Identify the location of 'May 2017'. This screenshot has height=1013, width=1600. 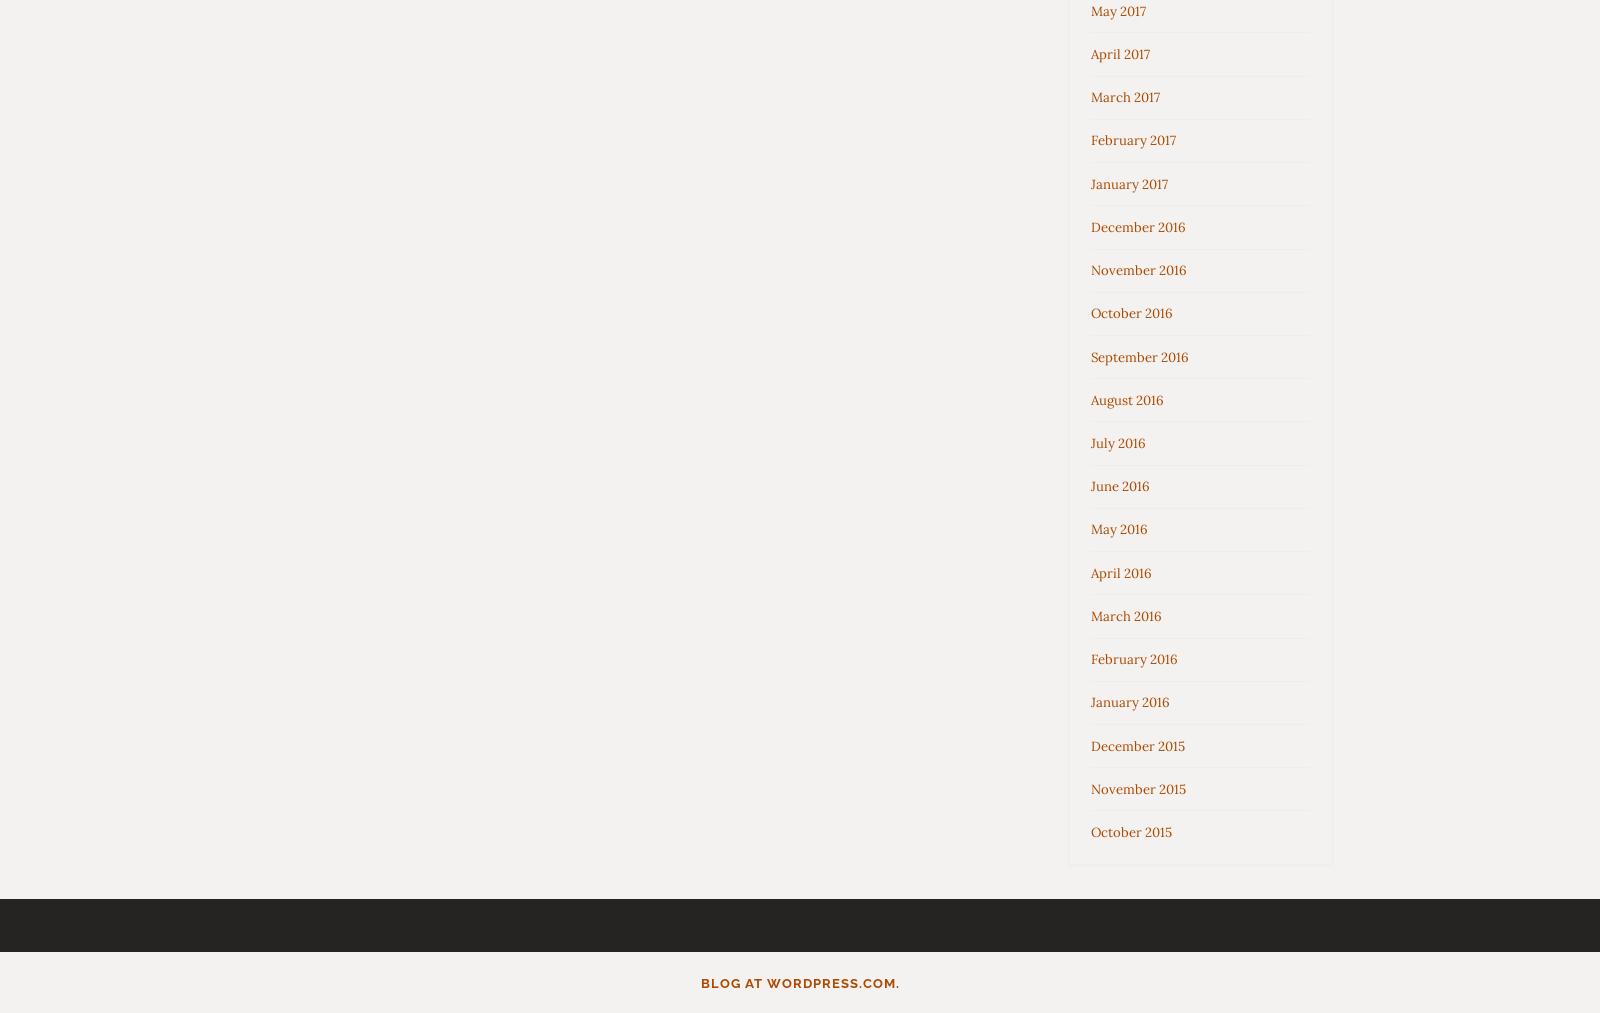
(1118, 9).